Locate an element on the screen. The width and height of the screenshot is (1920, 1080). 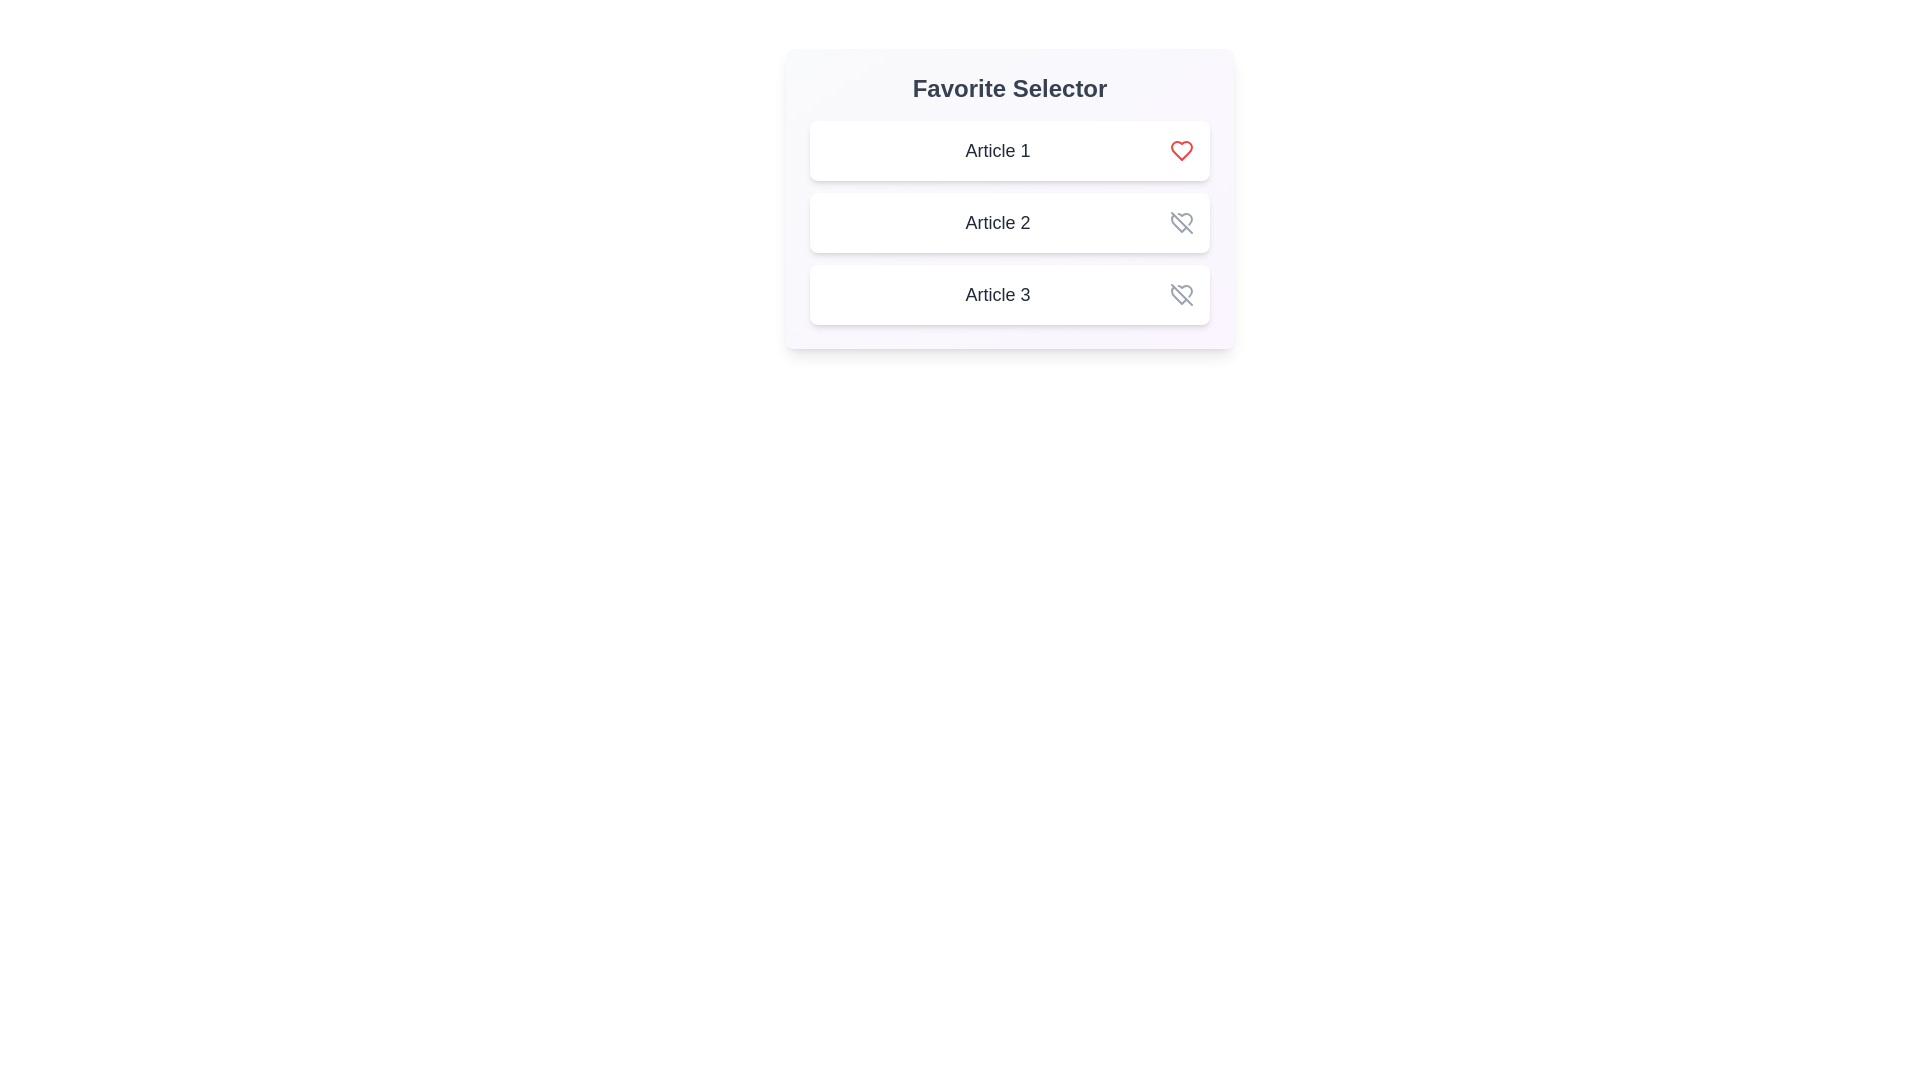
the title of Article 3 to select it is located at coordinates (998, 294).